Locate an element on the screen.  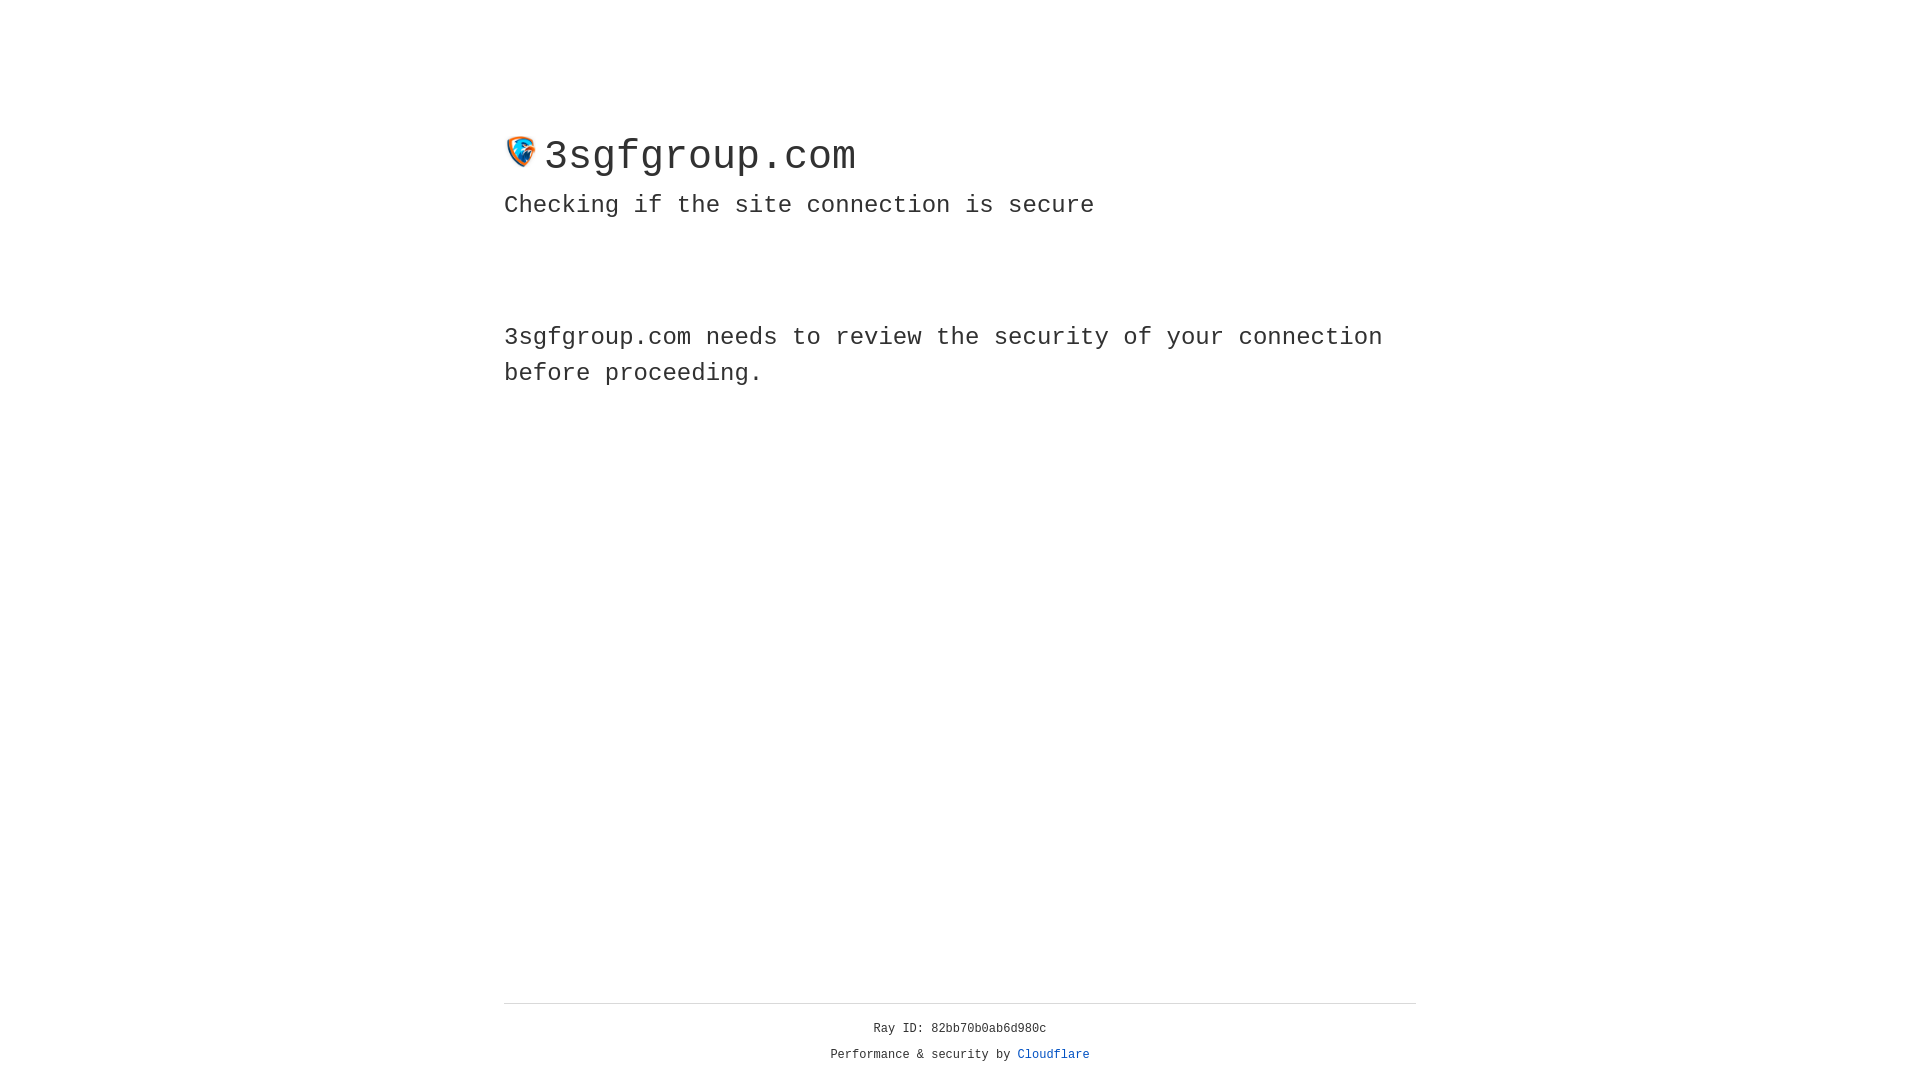
'Cloudflare' is located at coordinates (1017, 1054).